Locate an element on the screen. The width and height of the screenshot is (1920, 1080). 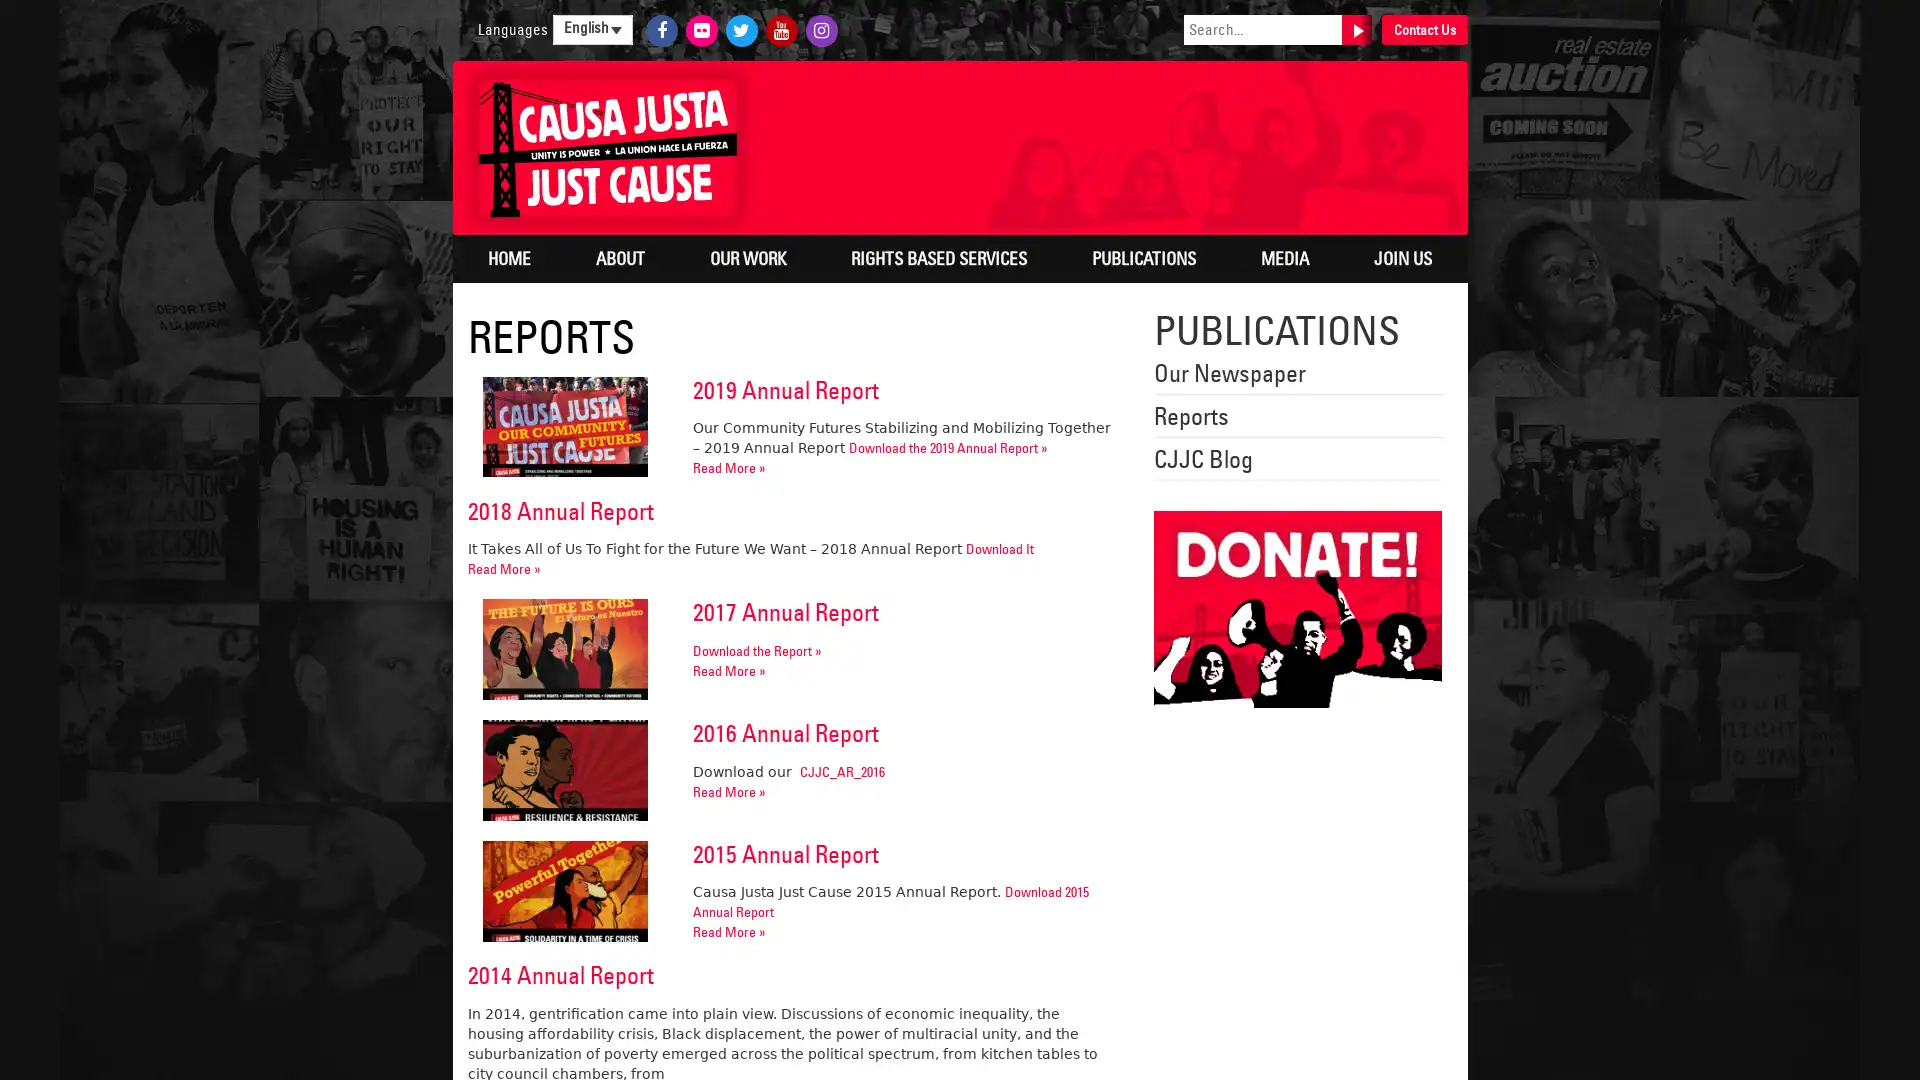
Contact Us is located at coordinates (1423, 30).